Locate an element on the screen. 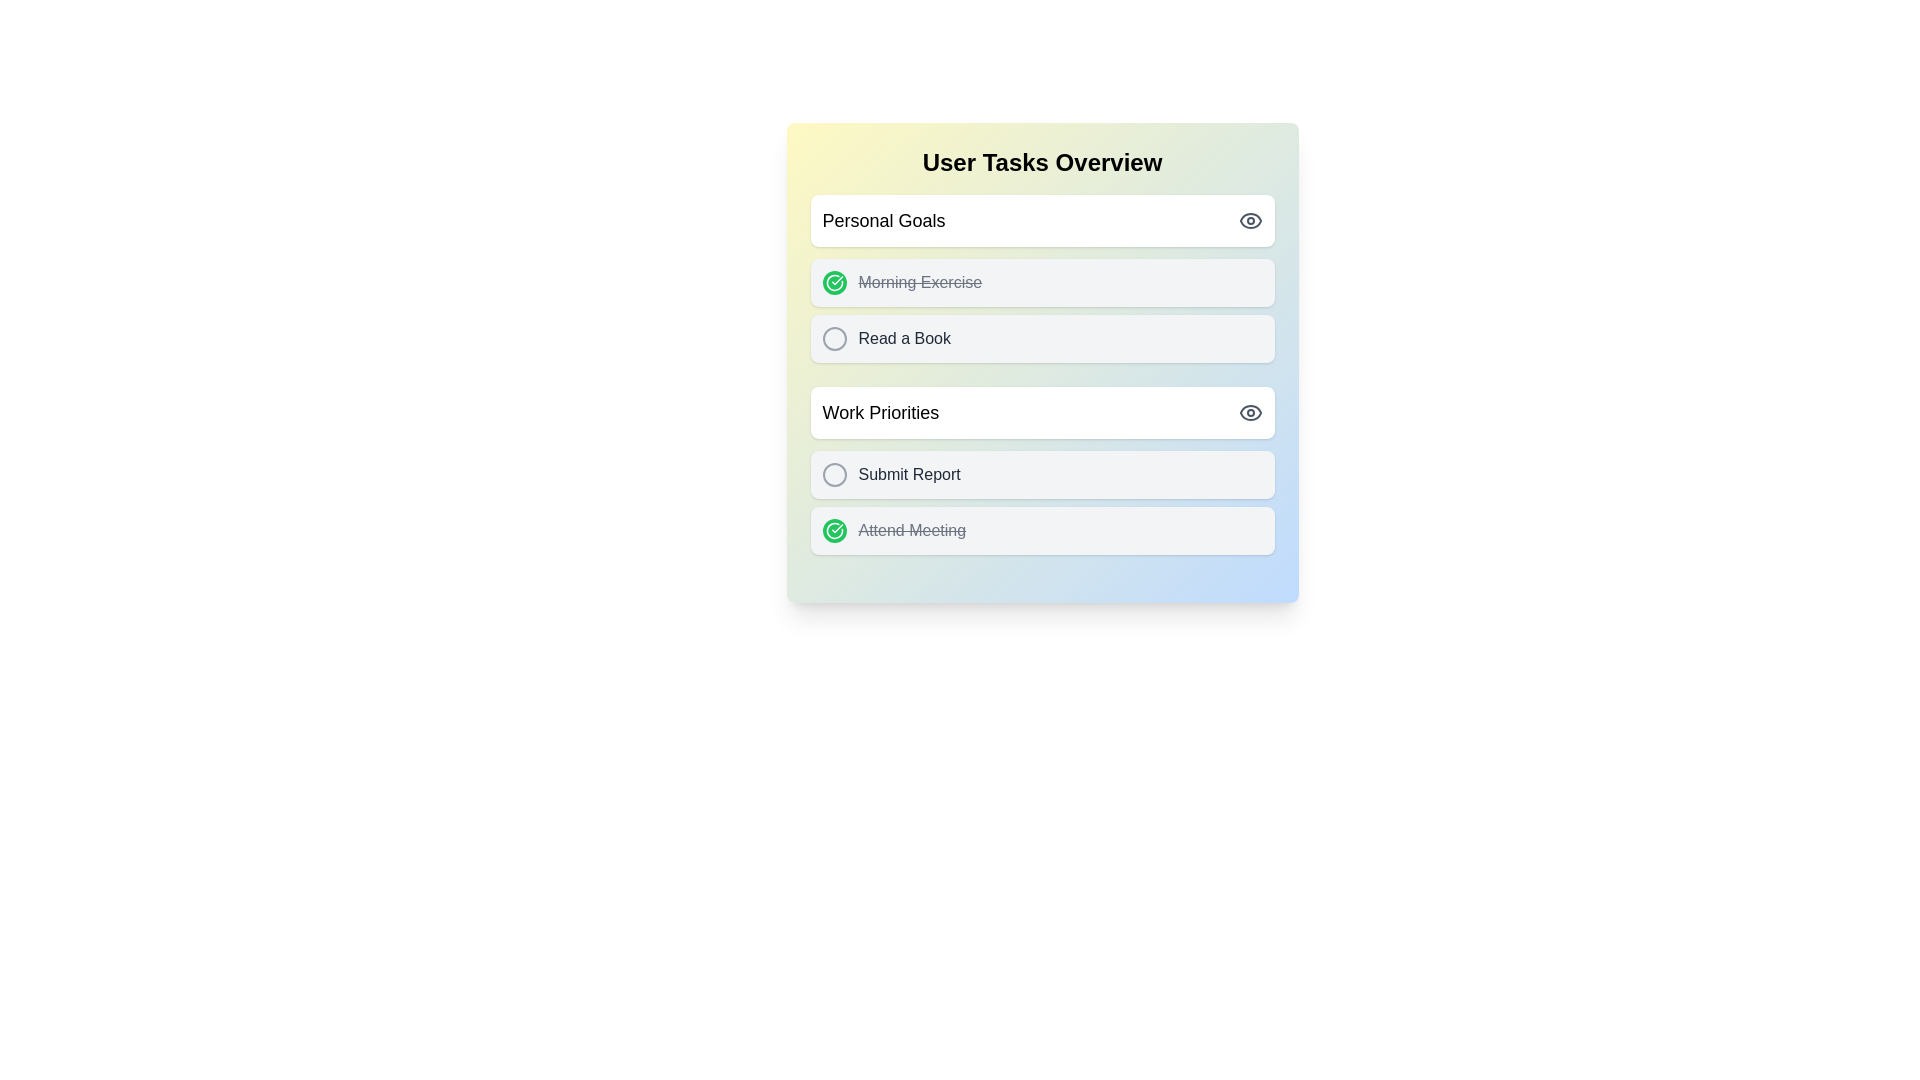 Image resolution: width=1920 pixels, height=1080 pixels. the 'Morning Exercise' task entry in the List of tasks with status icons is located at coordinates (1041, 311).